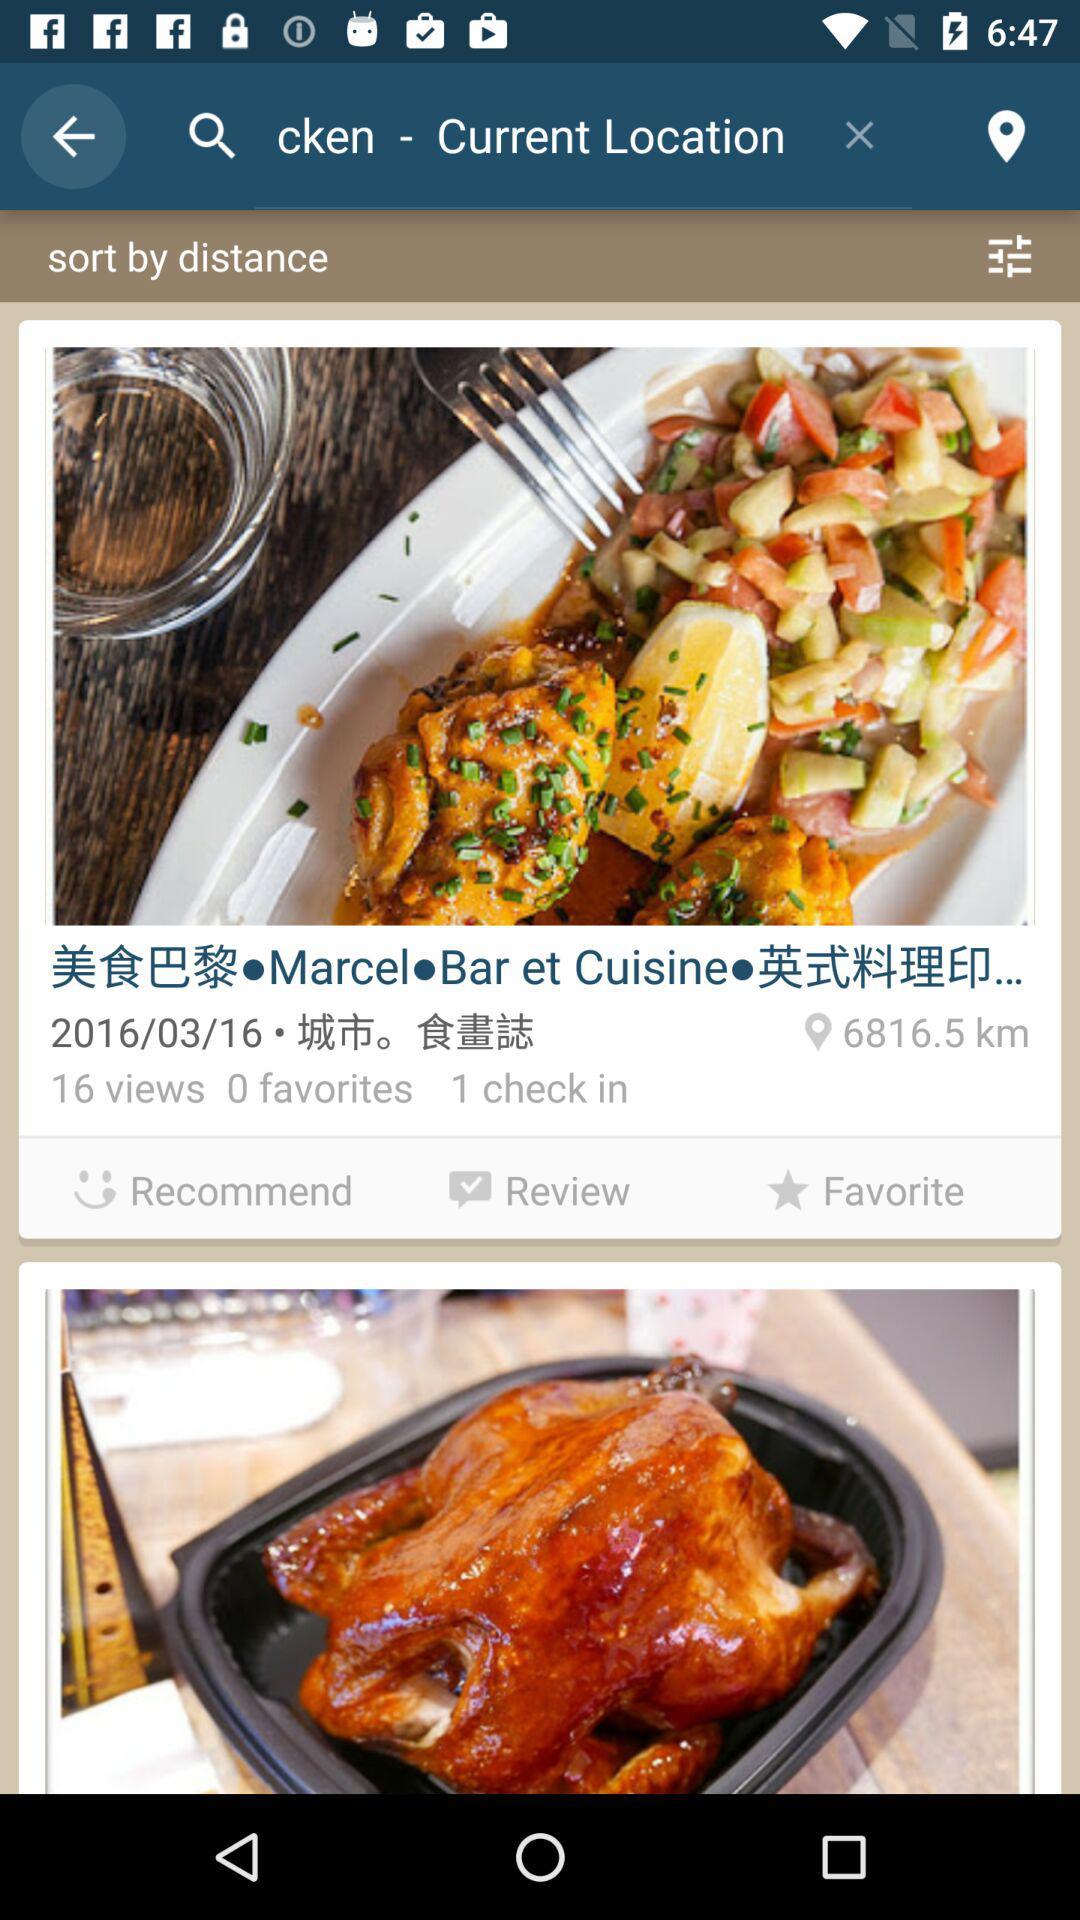 The height and width of the screenshot is (1920, 1080). What do you see at coordinates (213, 1189) in the screenshot?
I see `the item next to review item` at bounding box center [213, 1189].